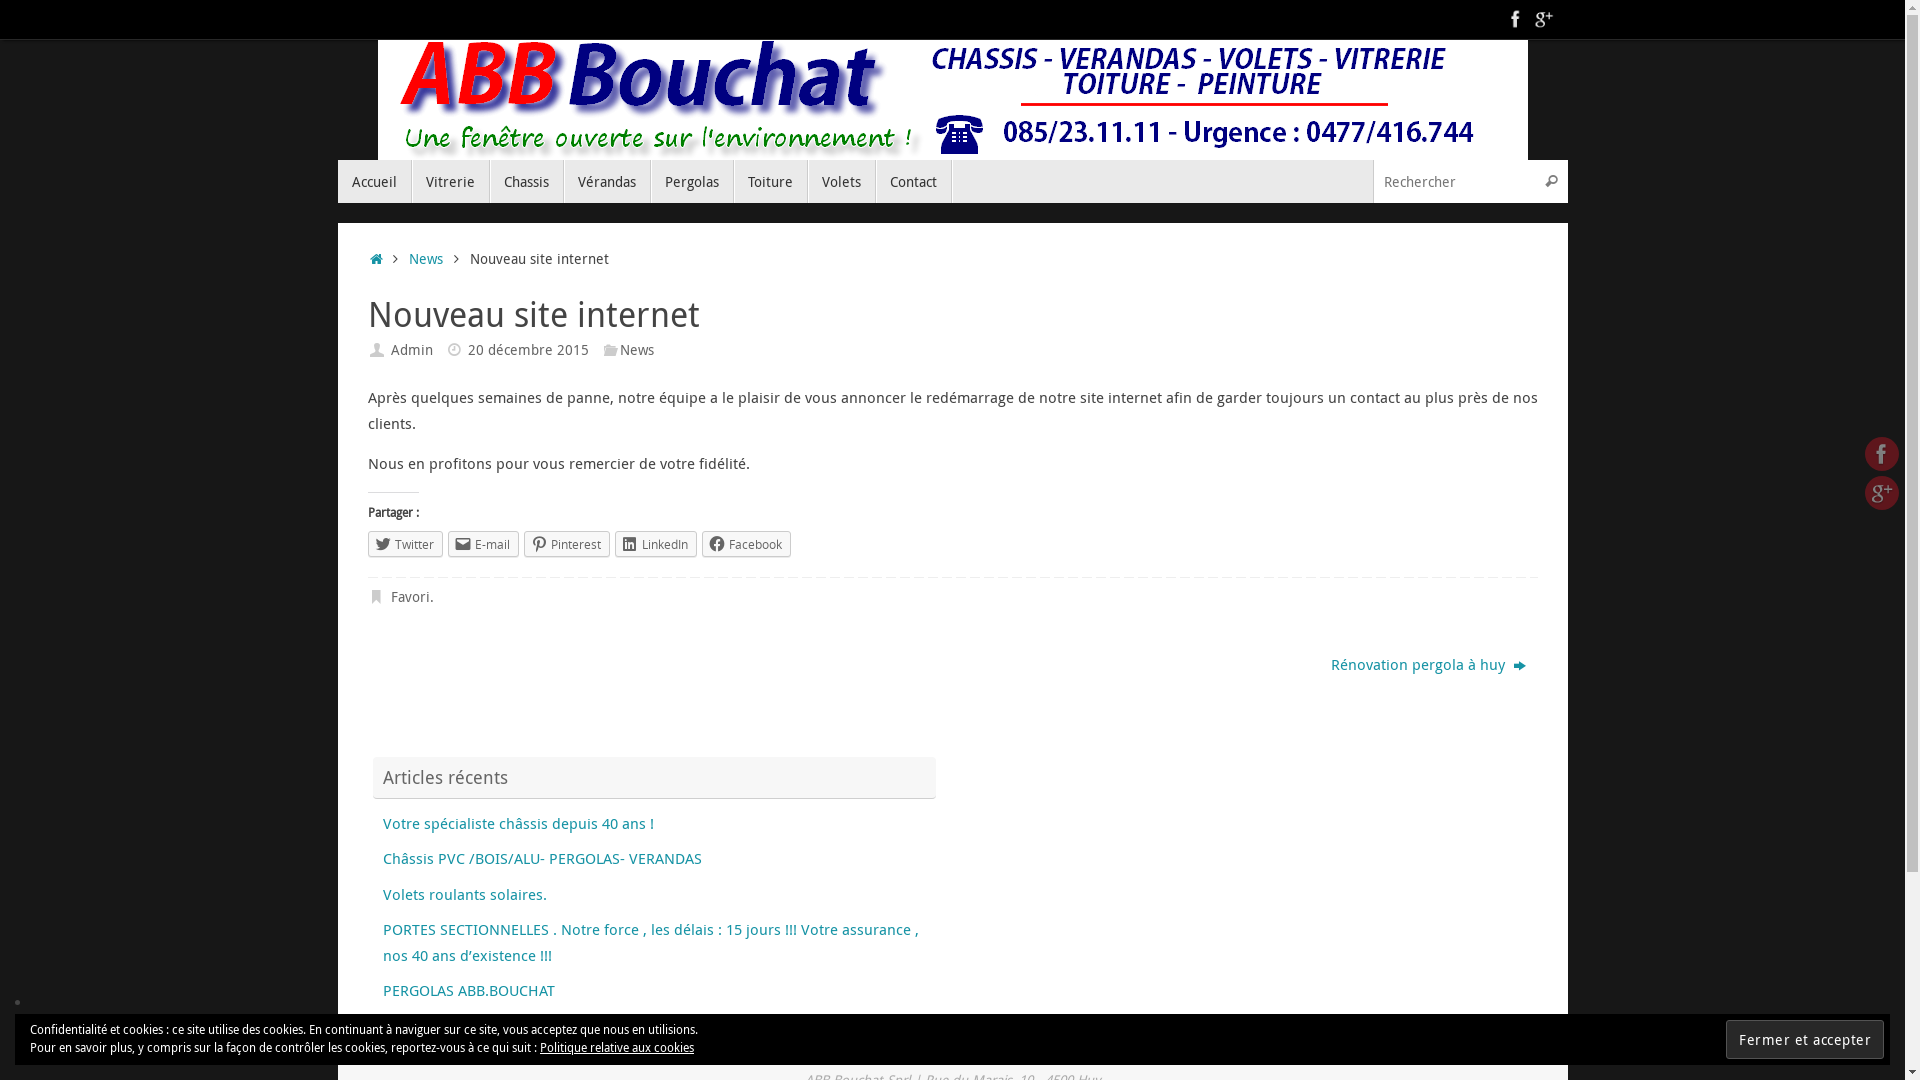 The height and width of the screenshot is (1080, 1920). What do you see at coordinates (875, 181) in the screenshot?
I see `'Contact'` at bounding box center [875, 181].